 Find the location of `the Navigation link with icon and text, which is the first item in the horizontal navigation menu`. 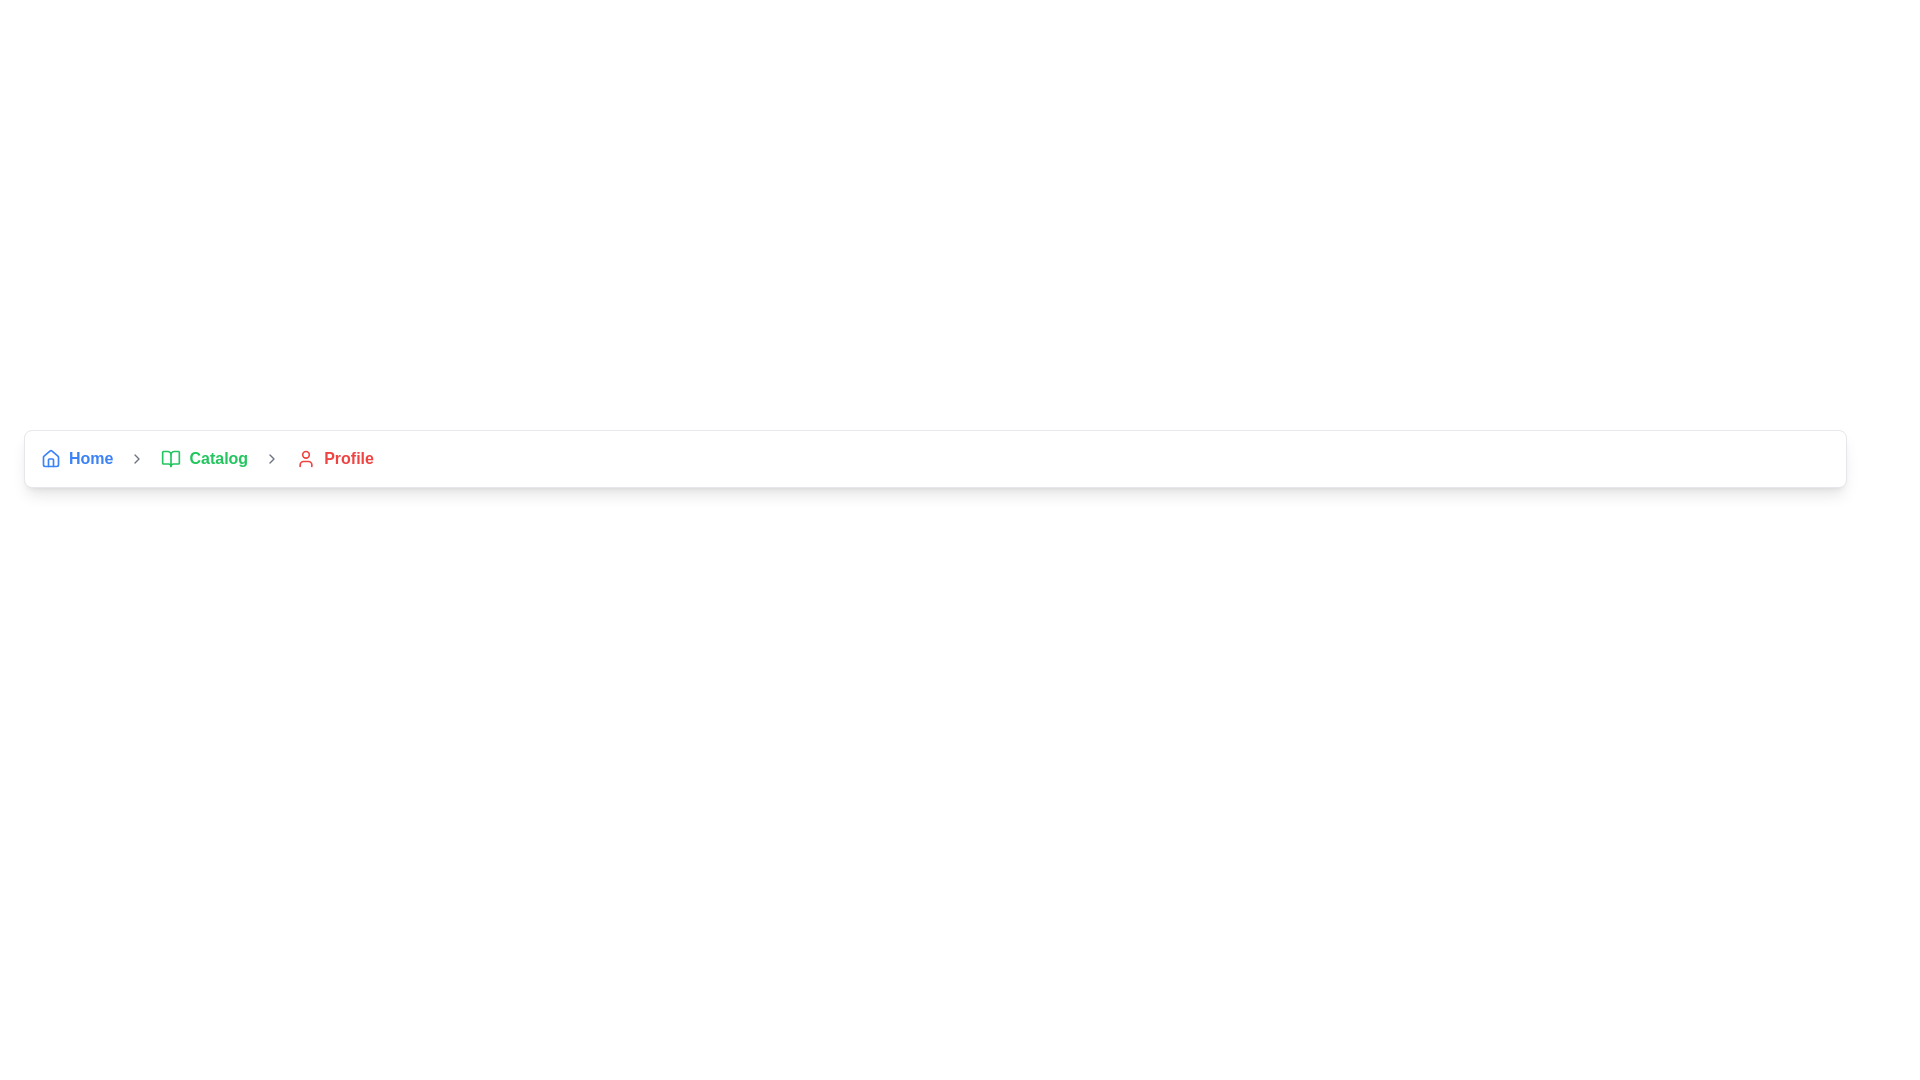

the Navigation link with icon and text, which is the first item in the horizontal navigation menu is located at coordinates (77, 459).